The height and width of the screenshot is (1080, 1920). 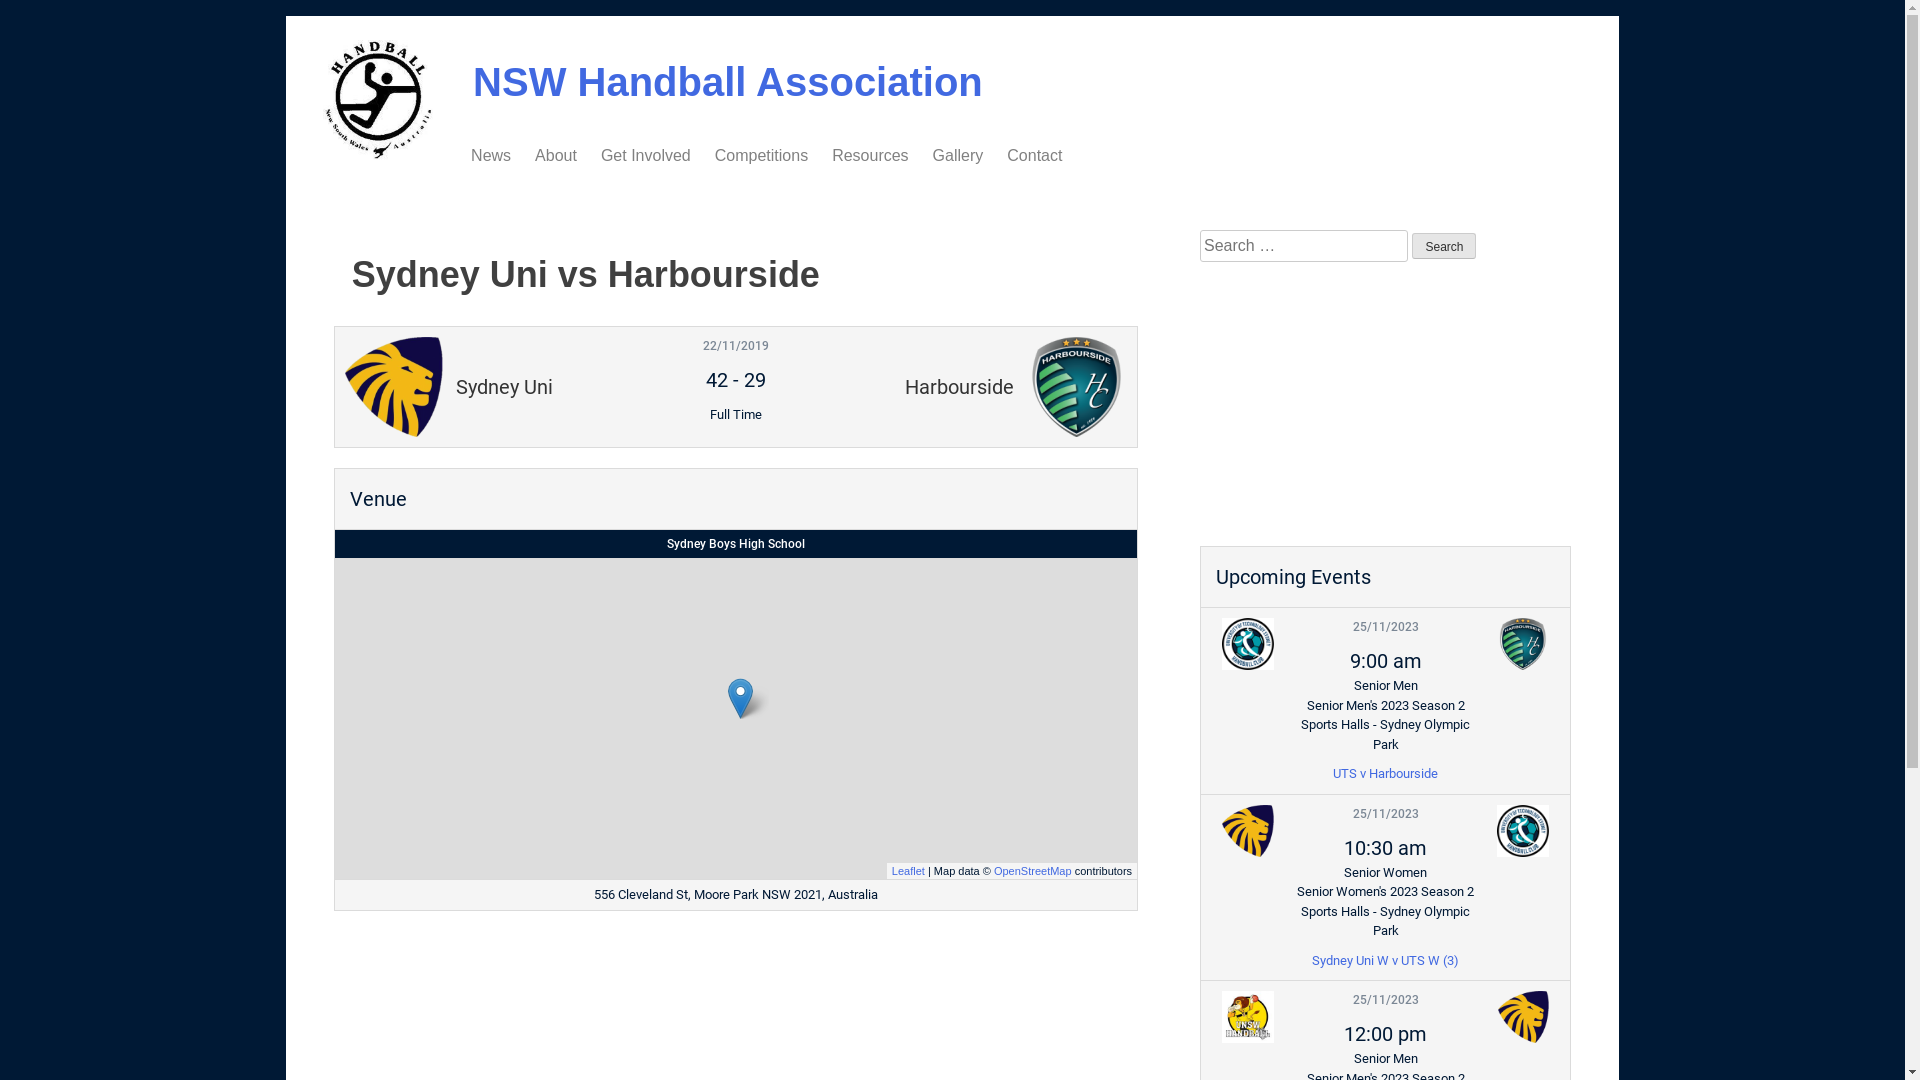 I want to click on 'Search', so click(x=1444, y=245).